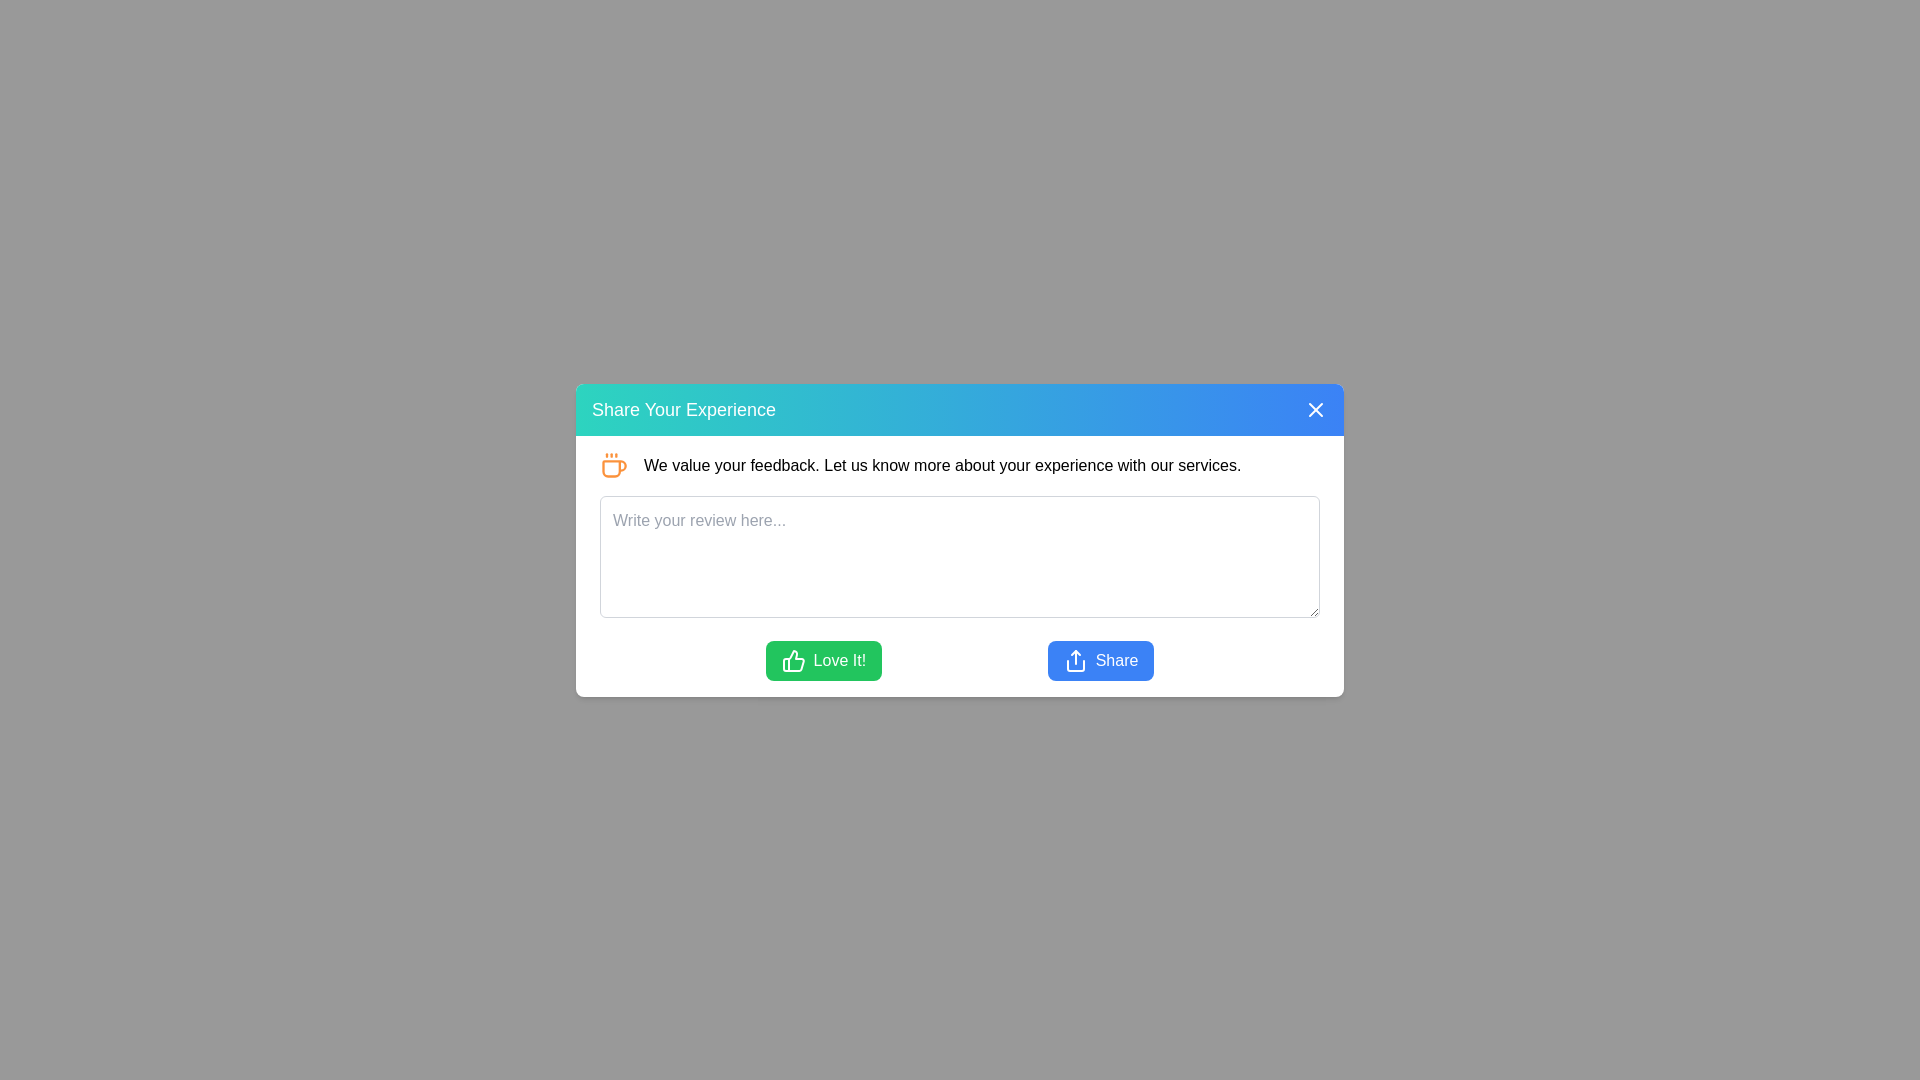 The width and height of the screenshot is (1920, 1080). Describe the element at coordinates (1099, 660) in the screenshot. I see `the 'Share' button with a blue background and upward-pointing arrow icon` at that location.